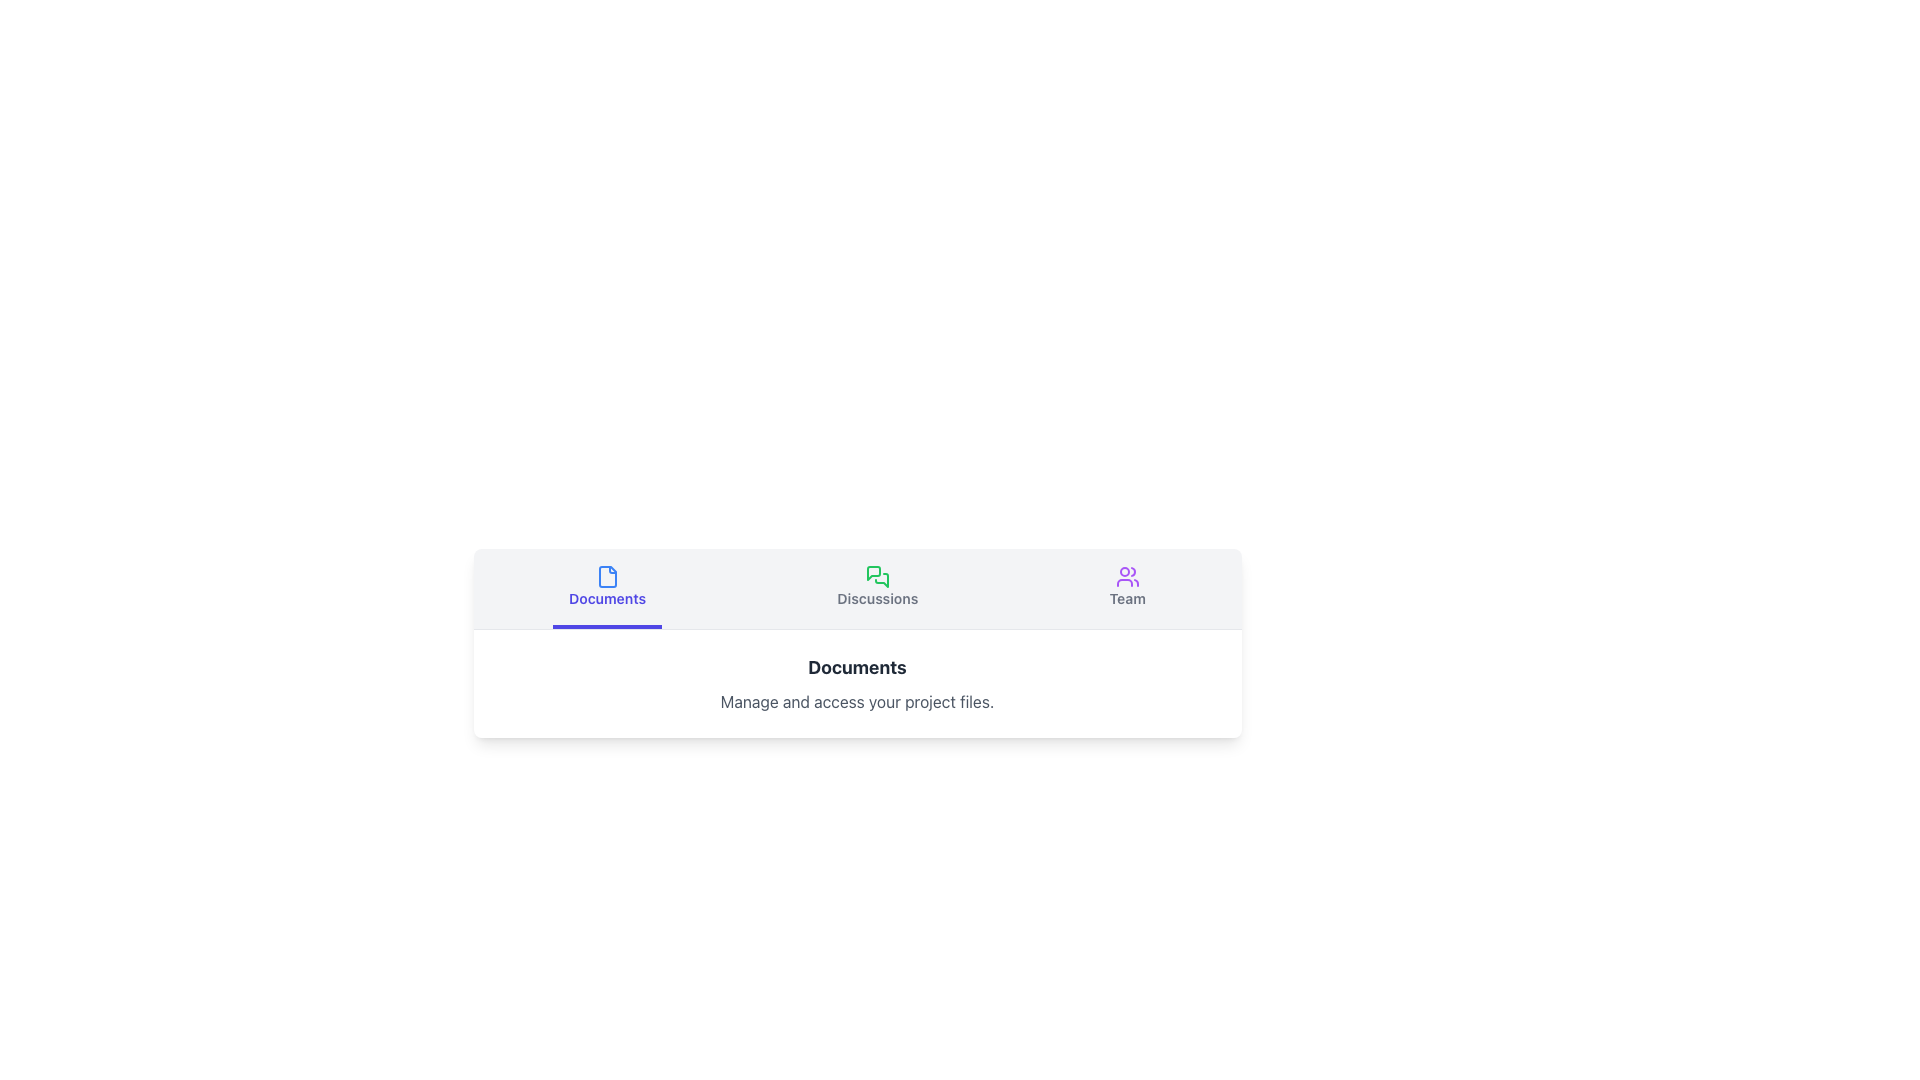 Image resolution: width=1920 pixels, height=1080 pixels. What do you see at coordinates (606, 576) in the screenshot?
I see `the 'Documents' tab icon, which is the first in a horizontal tab group and serves as a visual indicator for the active state` at bounding box center [606, 576].